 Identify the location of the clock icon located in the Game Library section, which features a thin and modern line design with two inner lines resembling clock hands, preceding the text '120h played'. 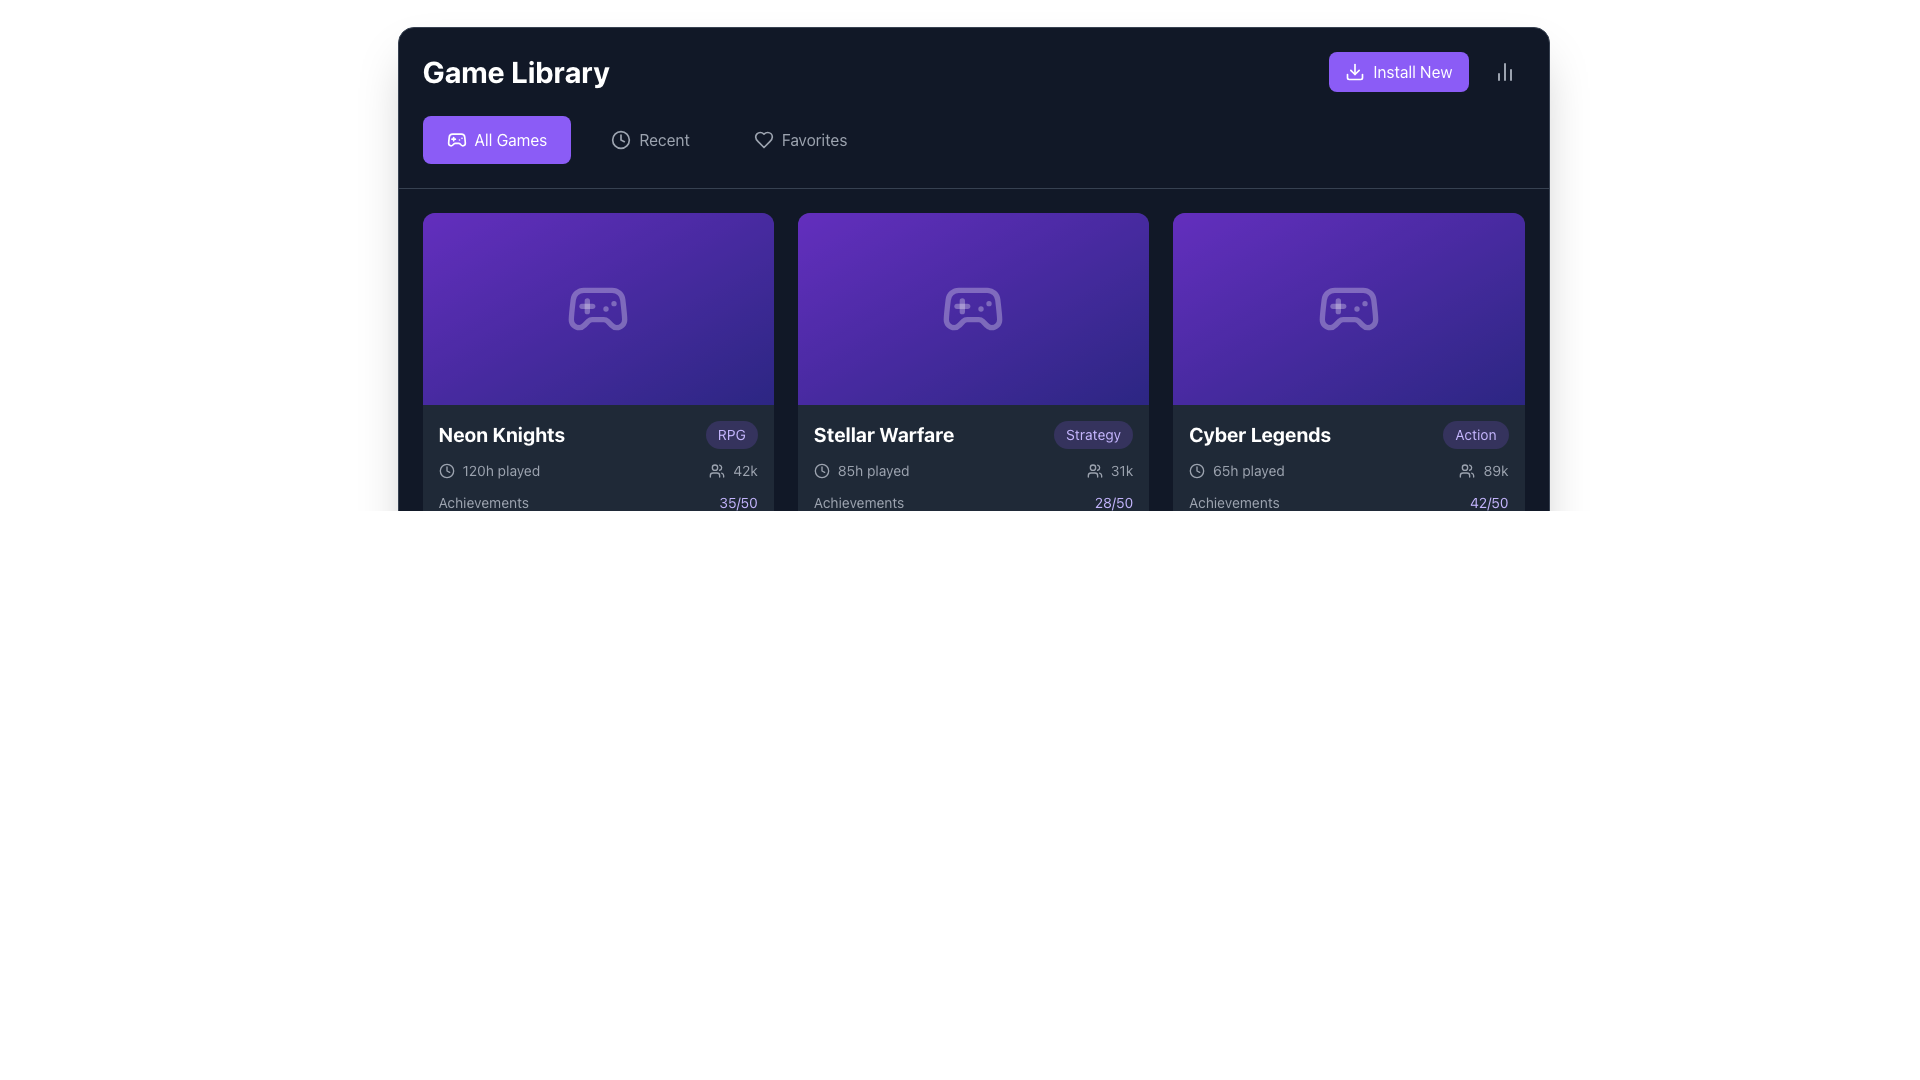
(445, 470).